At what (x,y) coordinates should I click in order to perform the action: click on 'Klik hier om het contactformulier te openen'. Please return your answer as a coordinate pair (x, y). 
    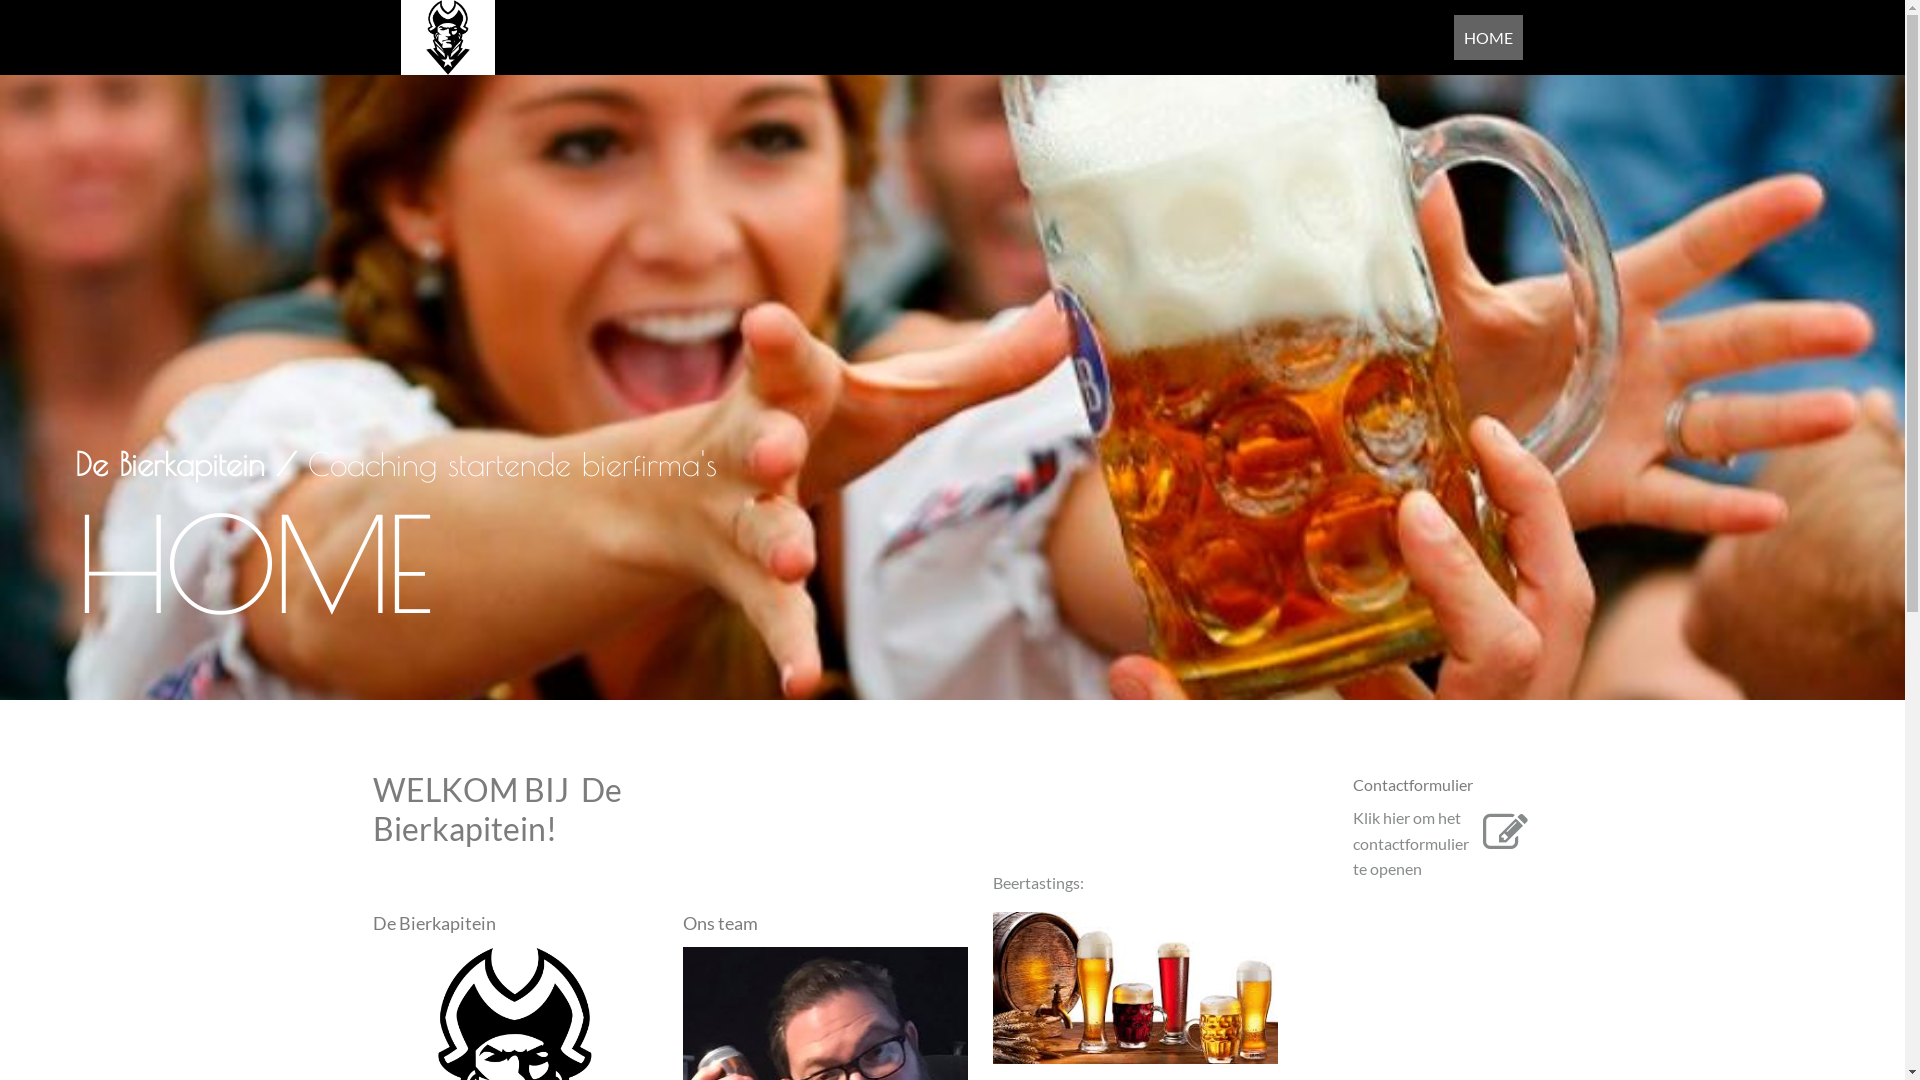
    Looking at the image, I should click on (1441, 843).